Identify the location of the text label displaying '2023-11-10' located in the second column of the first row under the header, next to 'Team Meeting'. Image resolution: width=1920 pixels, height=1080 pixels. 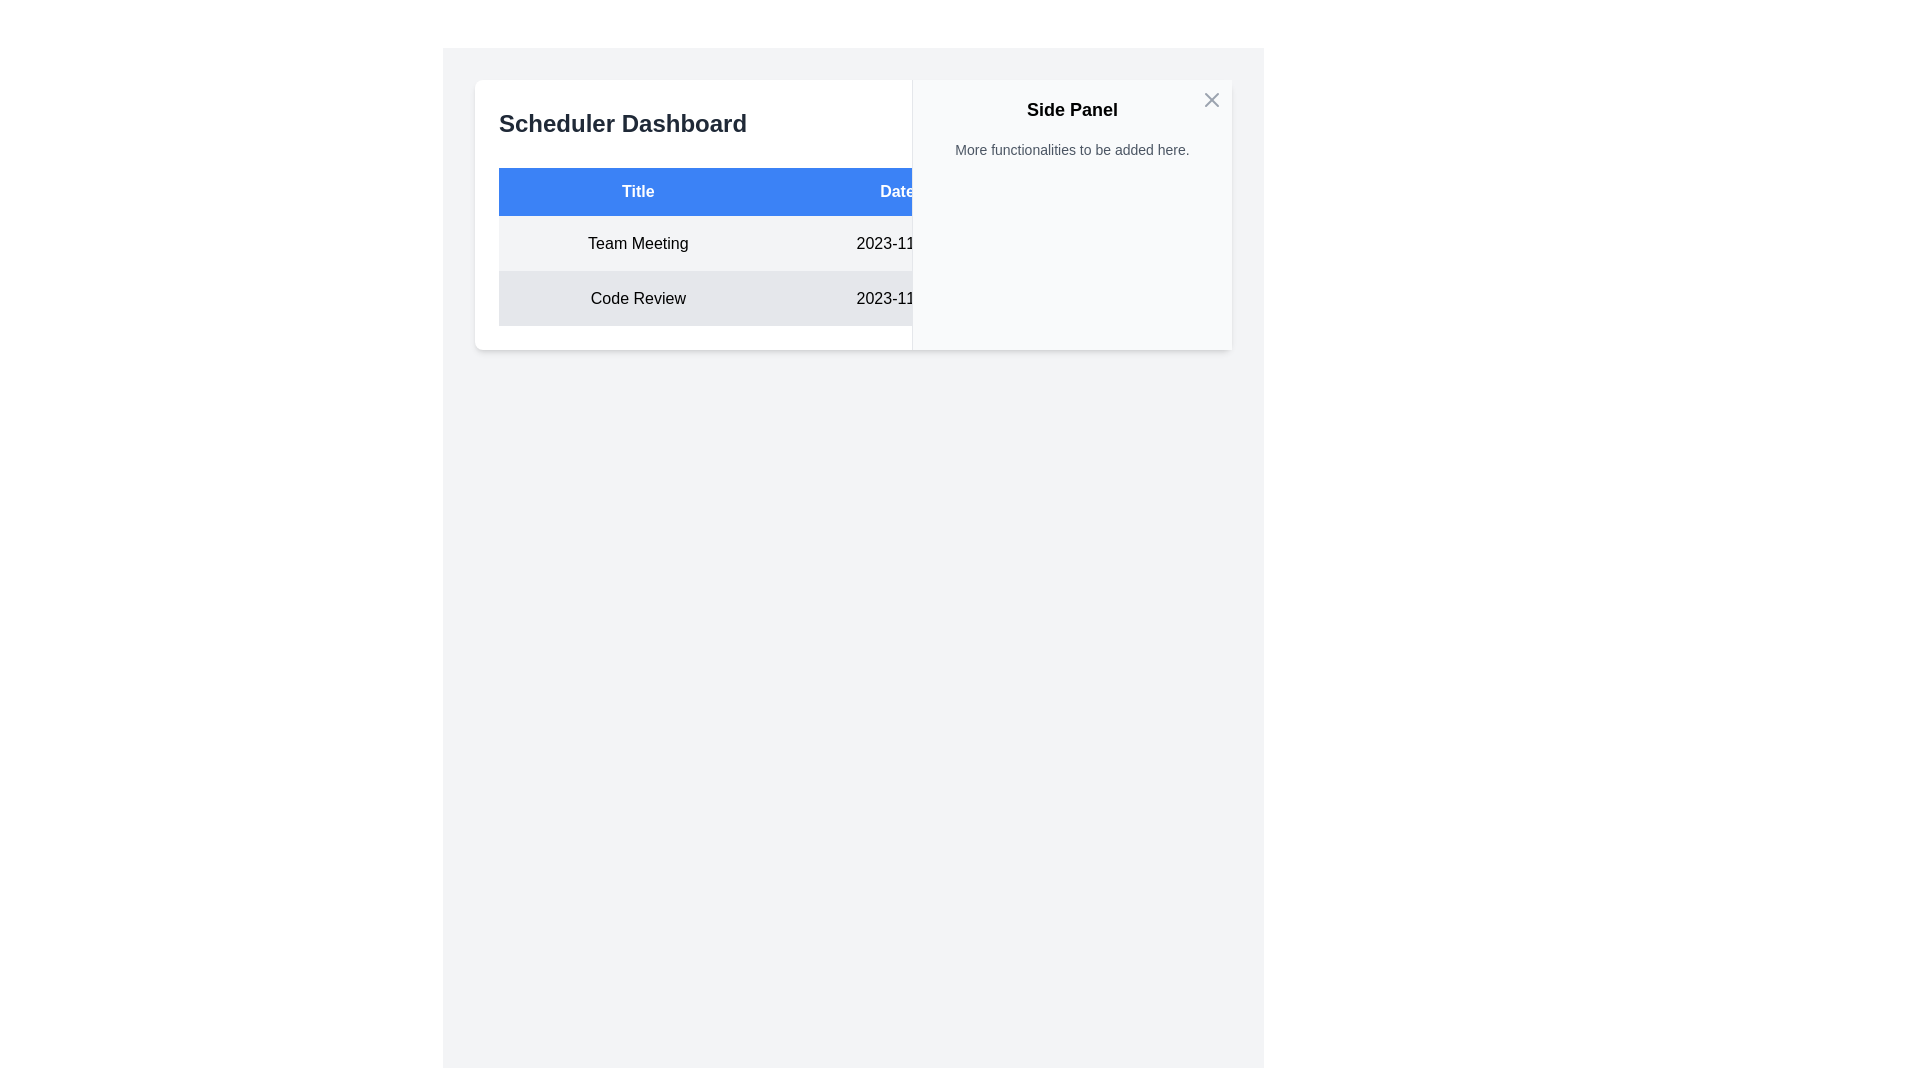
(896, 242).